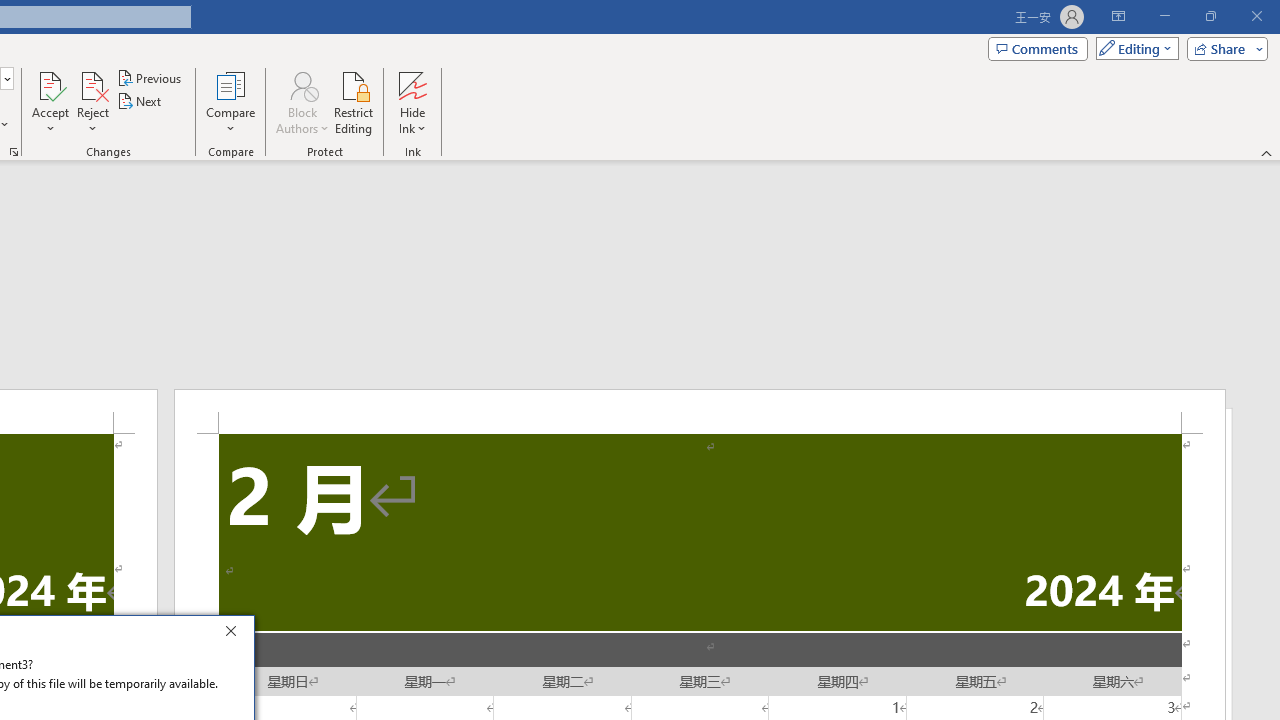 The image size is (1280, 720). What do you see at coordinates (1038, 47) in the screenshot?
I see `'Comments'` at bounding box center [1038, 47].